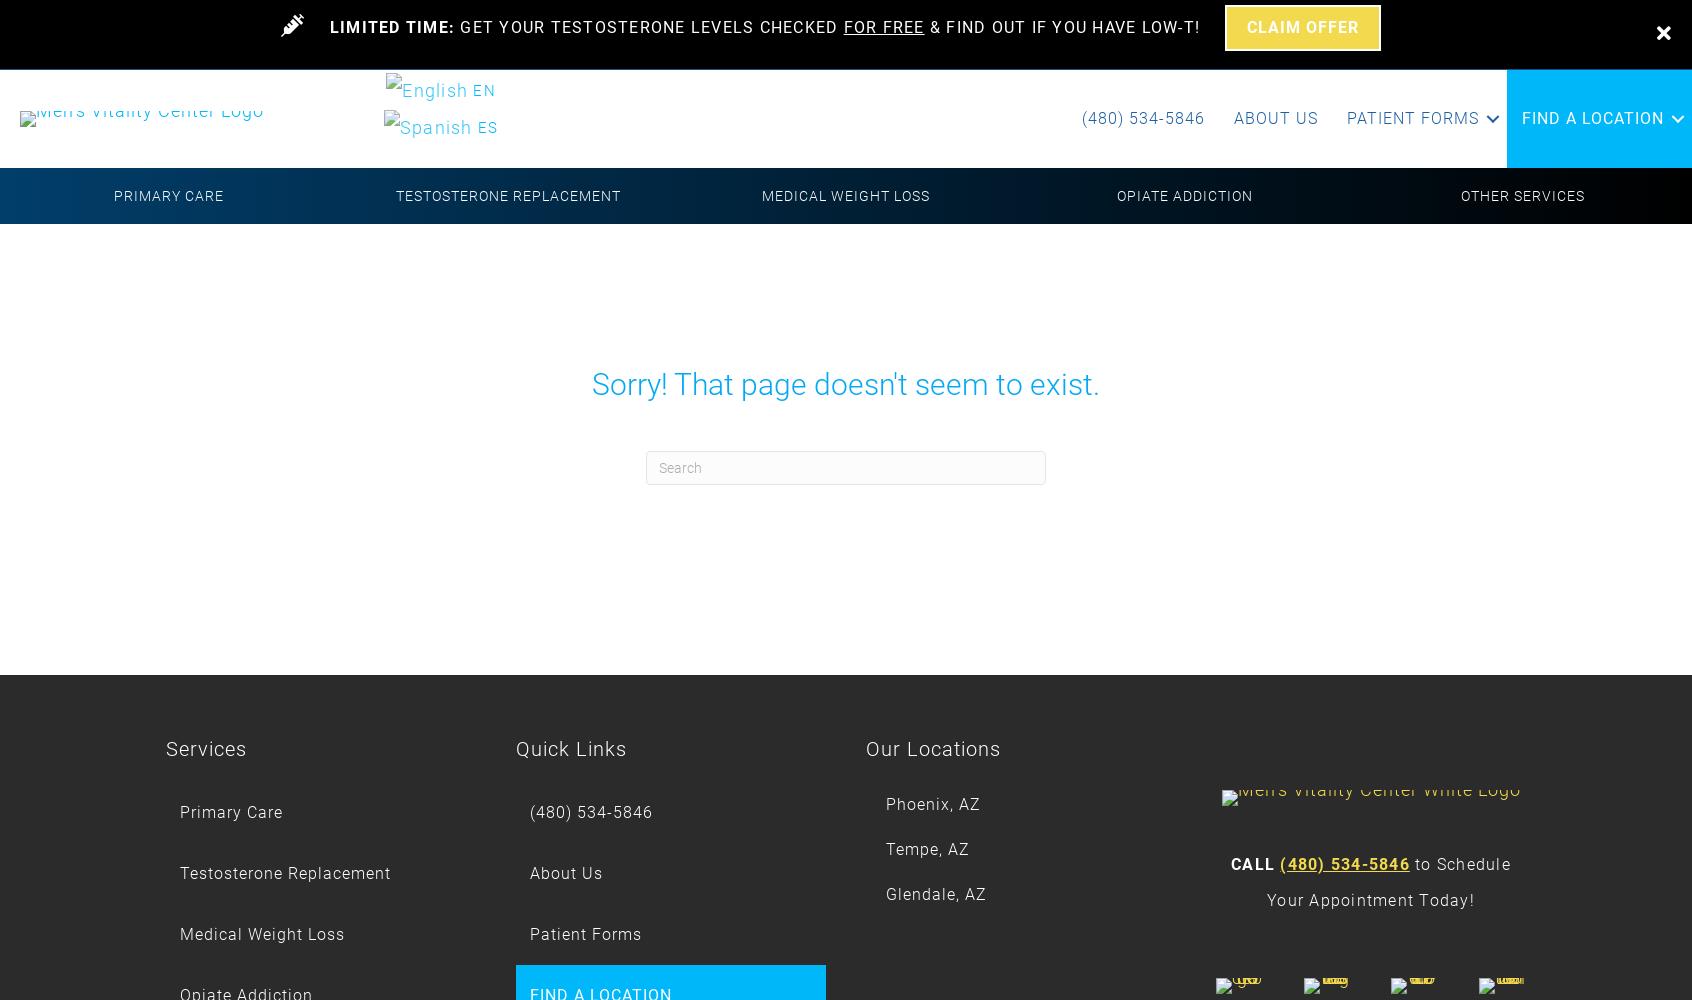 The width and height of the screenshot is (1692, 1000). What do you see at coordinates (1116, 195) in the screenshot?
I see `'Opiate Addiction'` at bounding box center [1116, 195].